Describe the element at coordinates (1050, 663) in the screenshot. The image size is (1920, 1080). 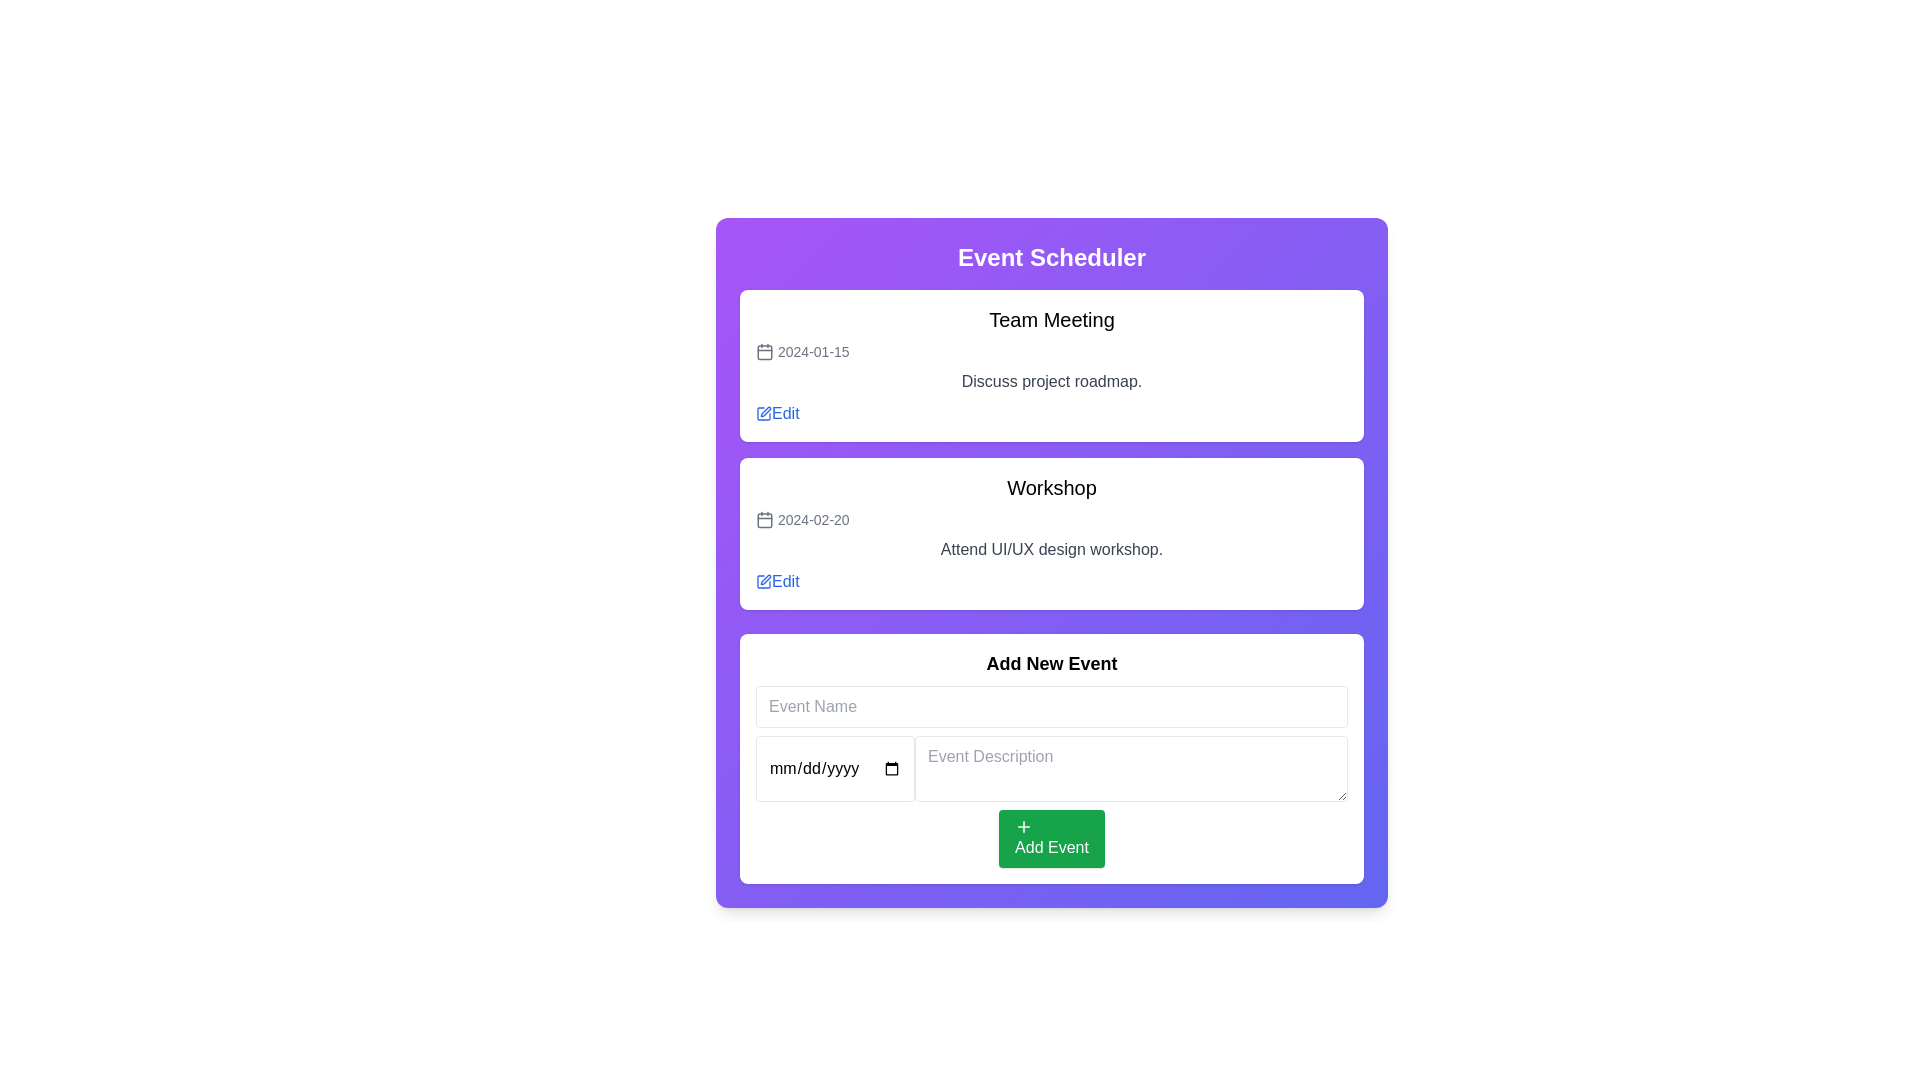
I see `the static text element that serves as the heading for the 'Add New Event' section, positioned above the 'Event Name' input field` at that location.